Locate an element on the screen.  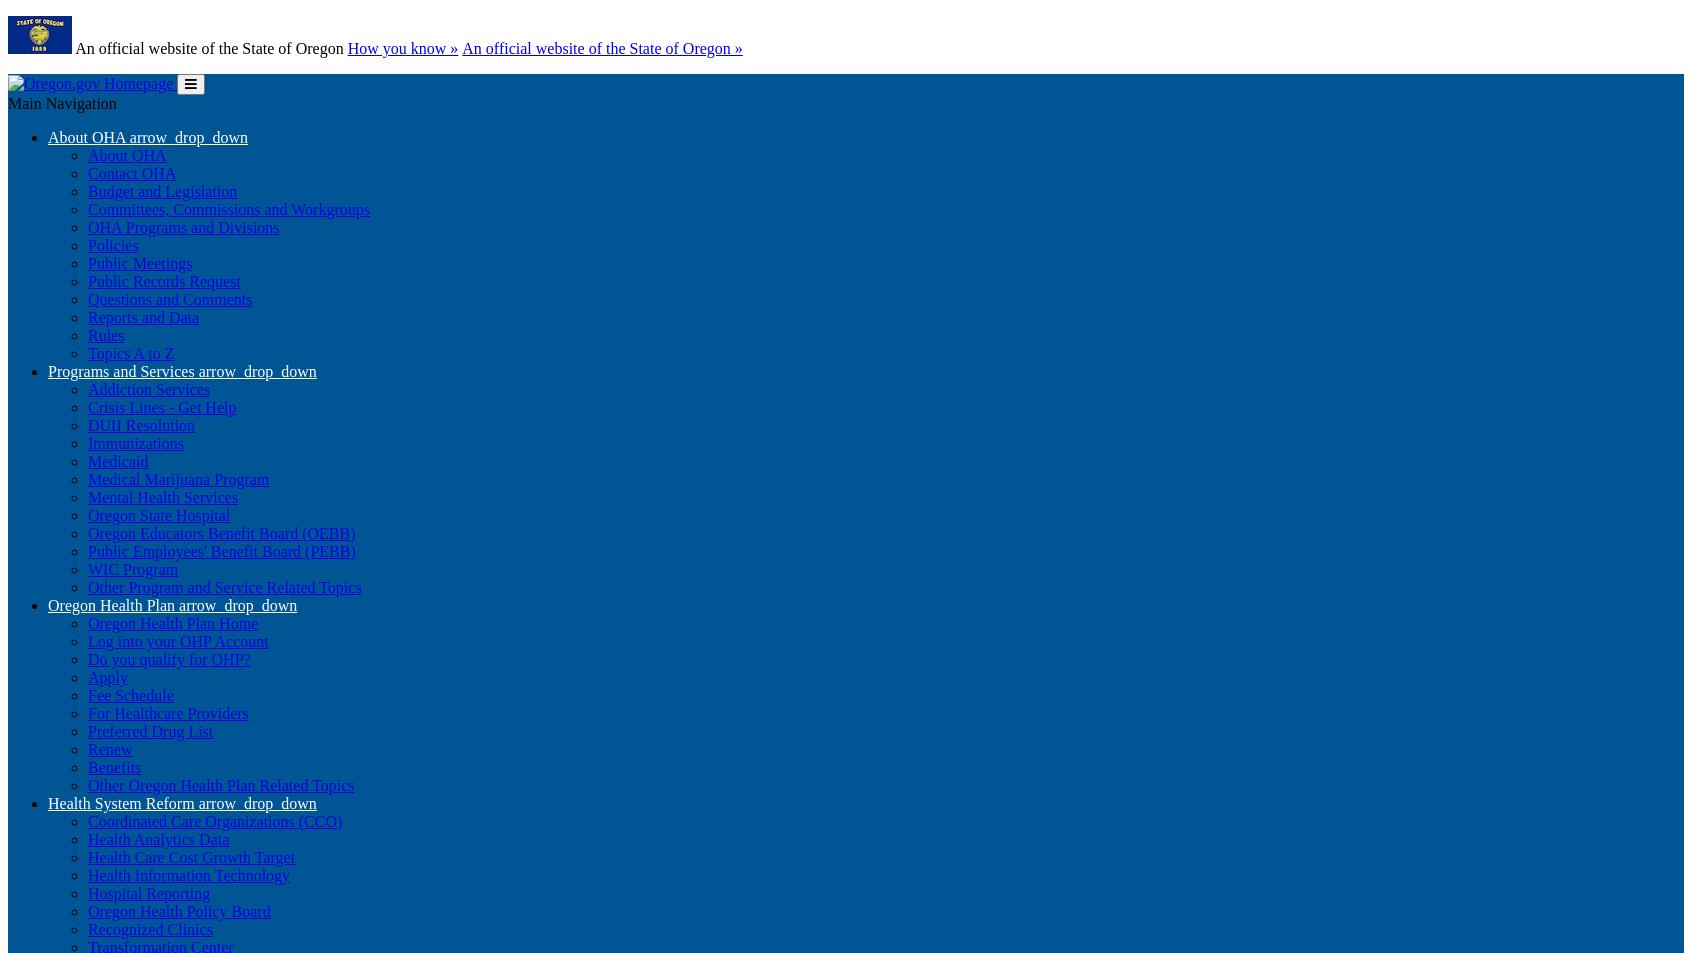
'Fee Schedule' is located at coordinates (87, 695).